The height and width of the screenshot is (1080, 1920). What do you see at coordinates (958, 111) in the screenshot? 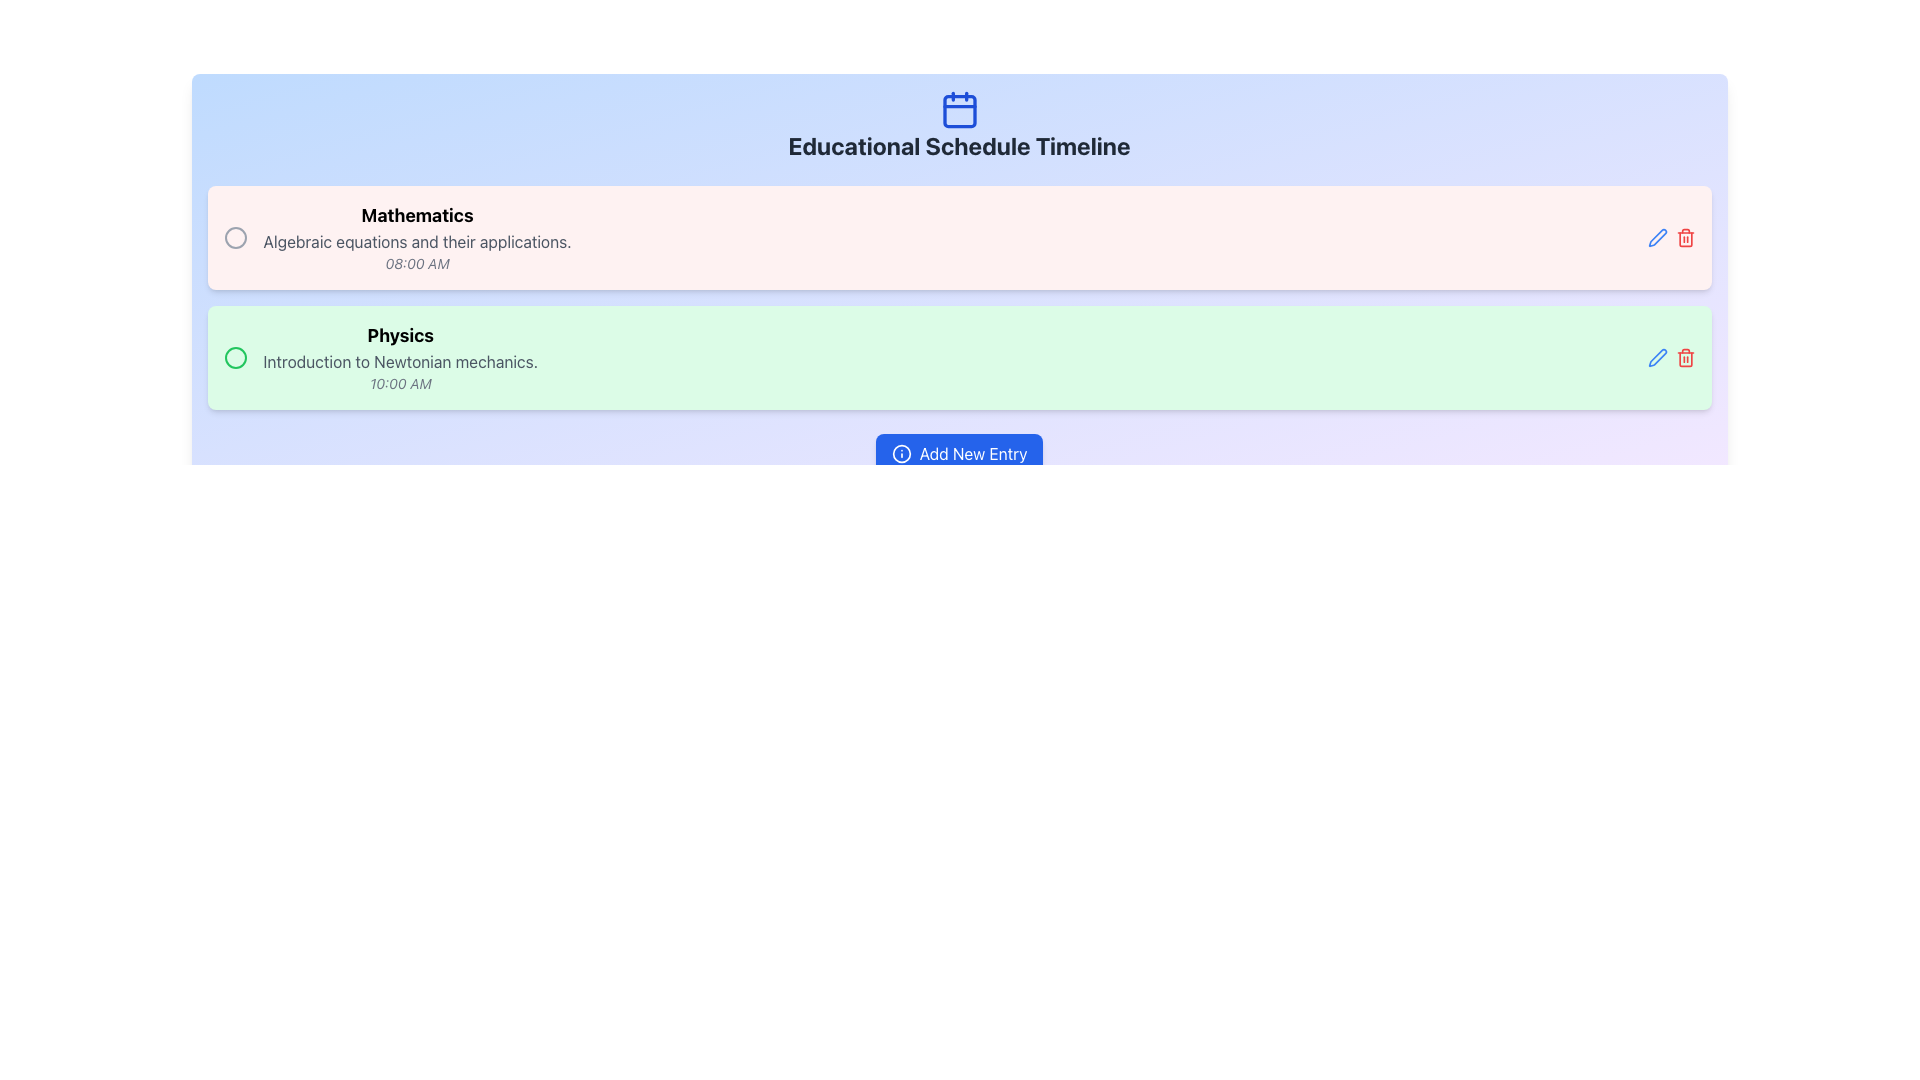
I see `the main calendar area, which is a decorative component of the calendar icon located above the 'Educational Schedule Timeline' header` at bounding box center [958, 111].